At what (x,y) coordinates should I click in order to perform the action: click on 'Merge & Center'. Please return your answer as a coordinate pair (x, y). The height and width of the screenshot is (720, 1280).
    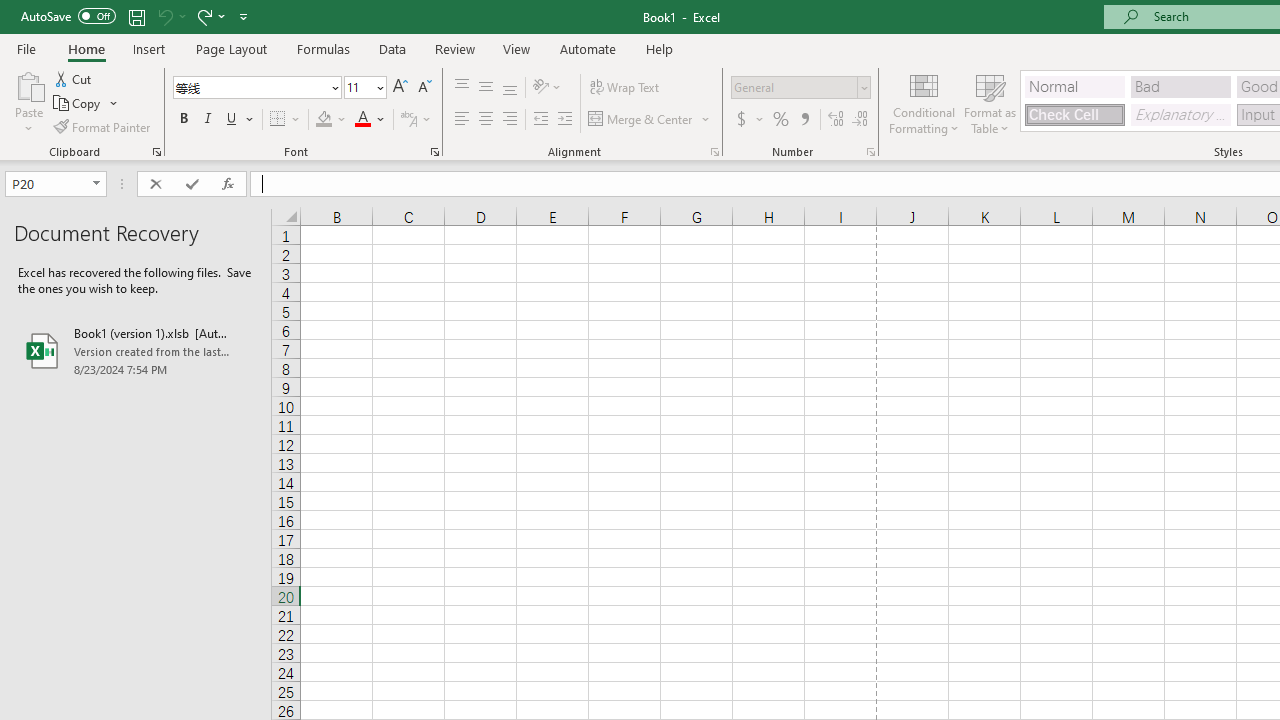
    Looking at the image, I should click on (650, 119).